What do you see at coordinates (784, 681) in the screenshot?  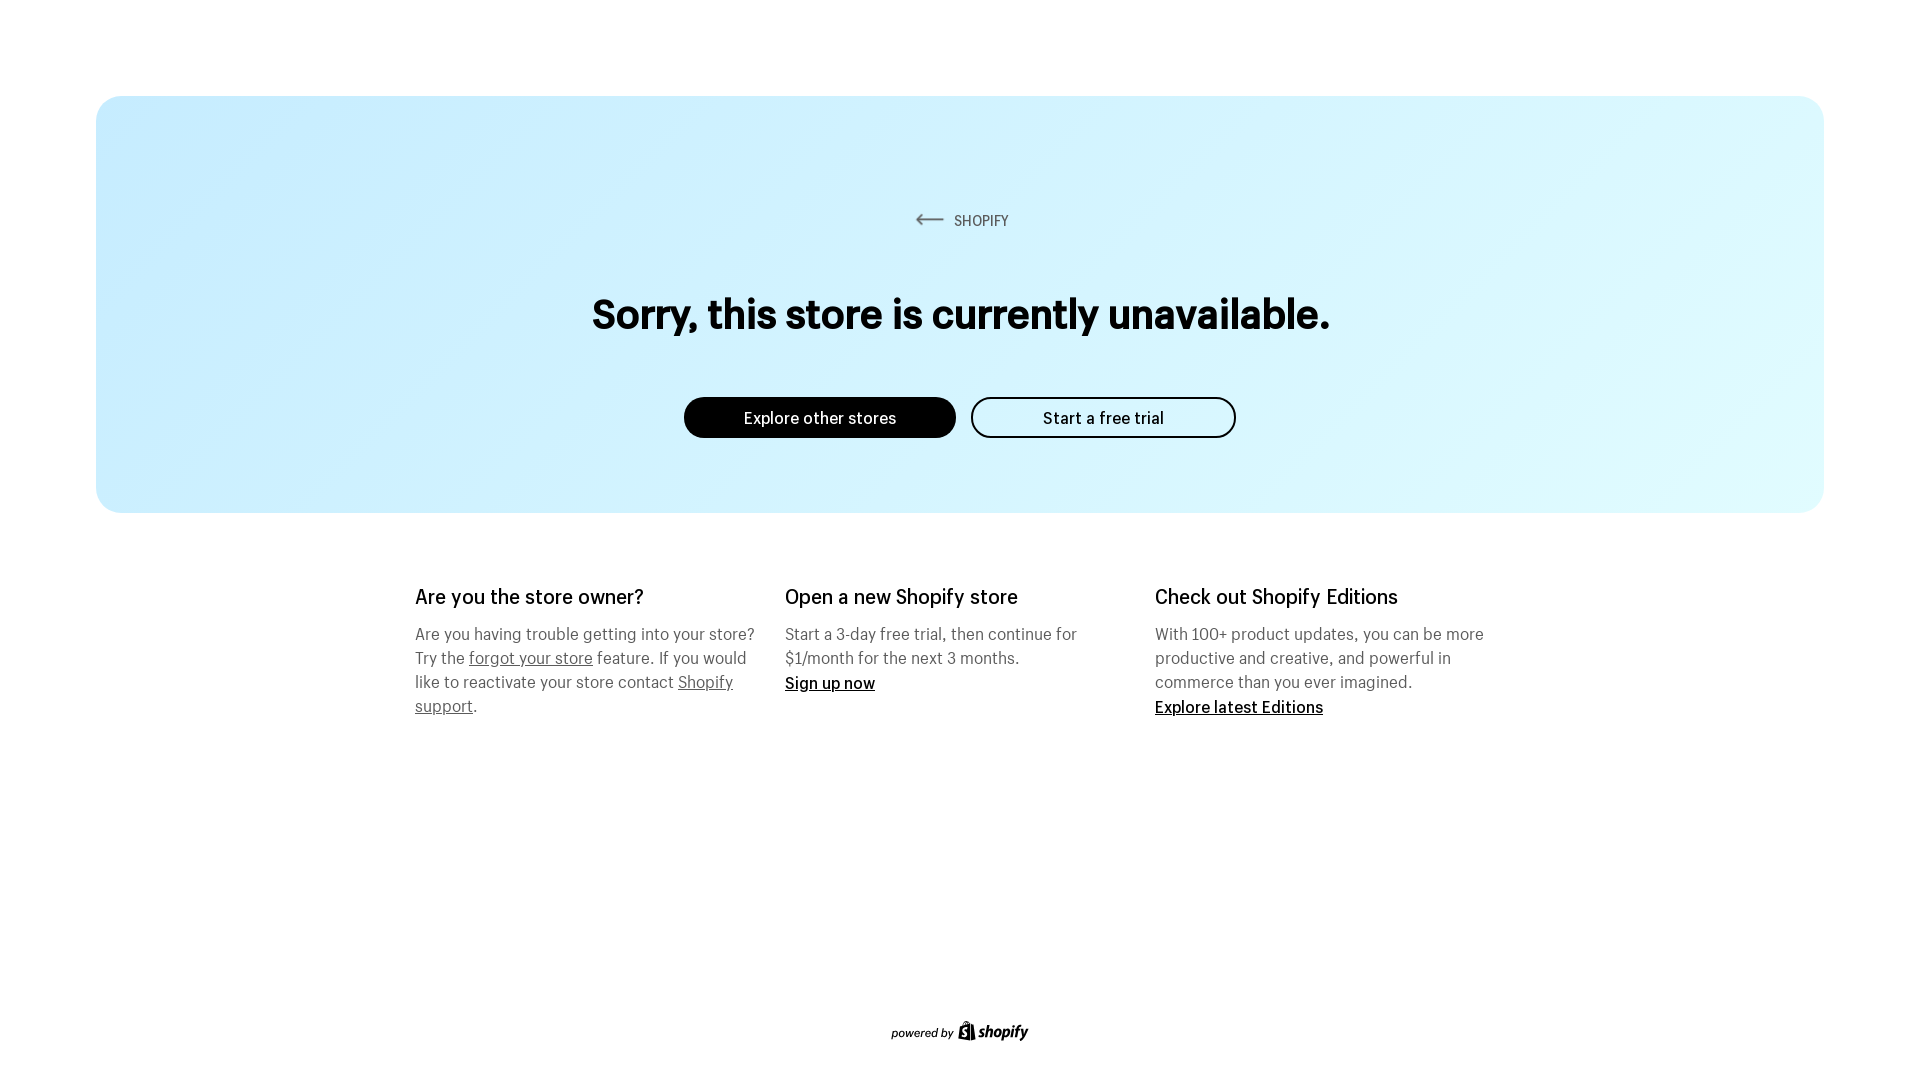 I see `'Sign up now'` at bounding box center [784, 681].